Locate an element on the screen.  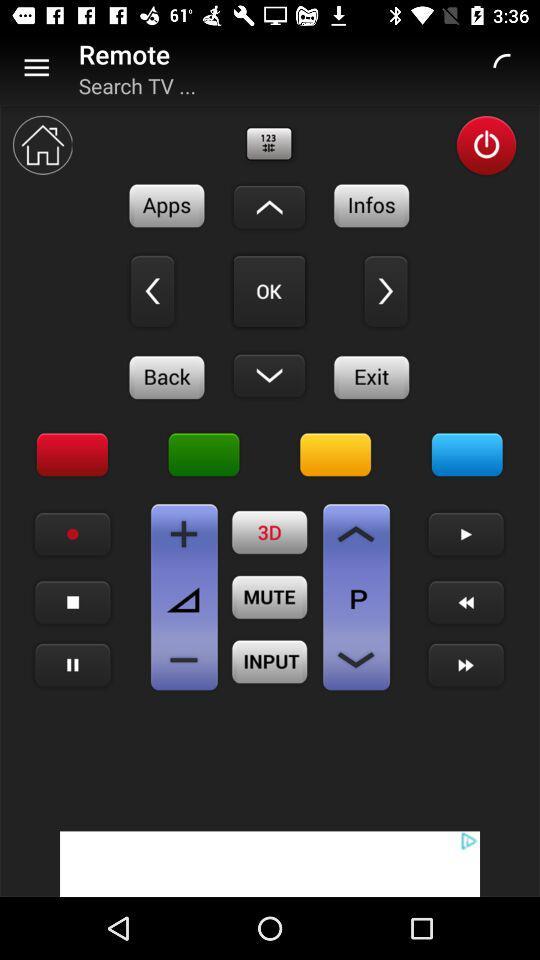
channel up button is located at coordinates (355, 533).